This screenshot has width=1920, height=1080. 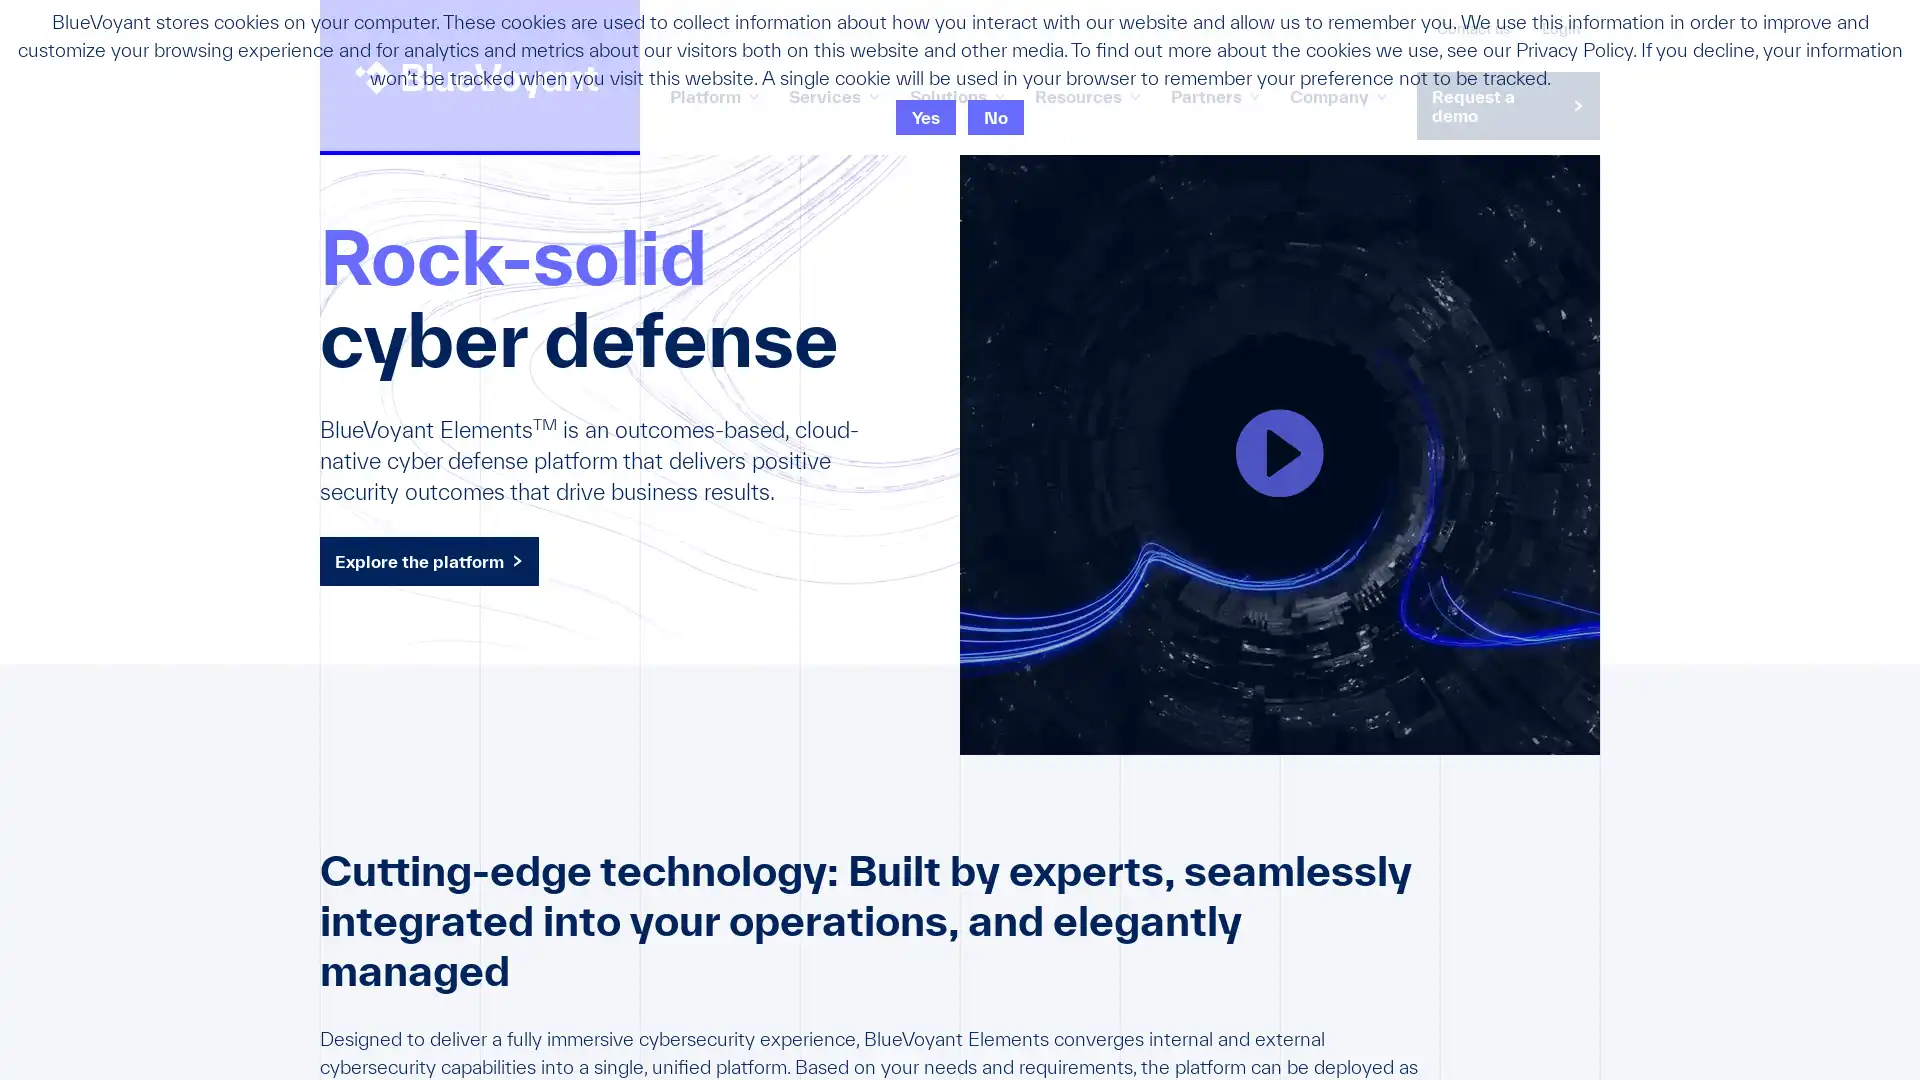 What do you see at coordinates (1338, 95) in the screenshot?
I see `Company Open Company` at bounding box center [1338, 95].